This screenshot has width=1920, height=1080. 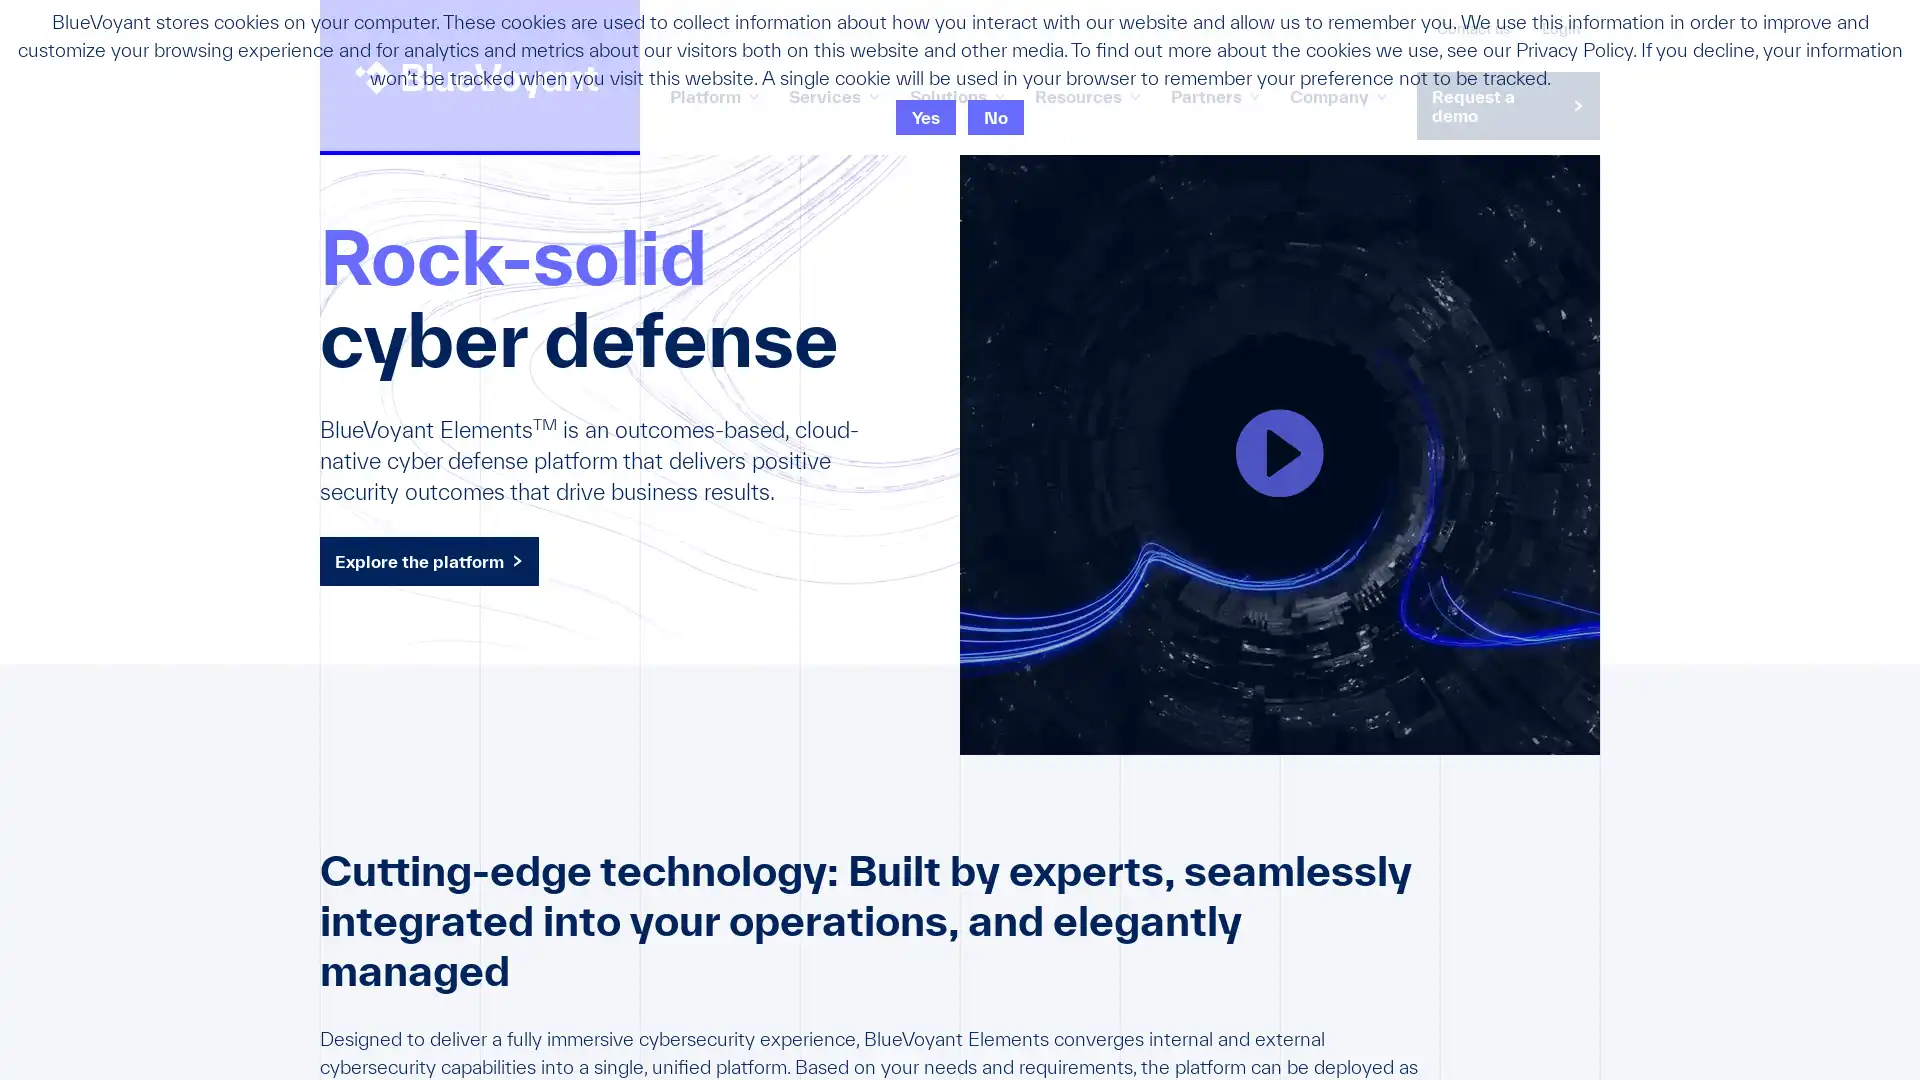 What do you see at coordinates (1338, 95) in the screenshot?
I see `Company Open Company` at bounding box center [1338, 95].